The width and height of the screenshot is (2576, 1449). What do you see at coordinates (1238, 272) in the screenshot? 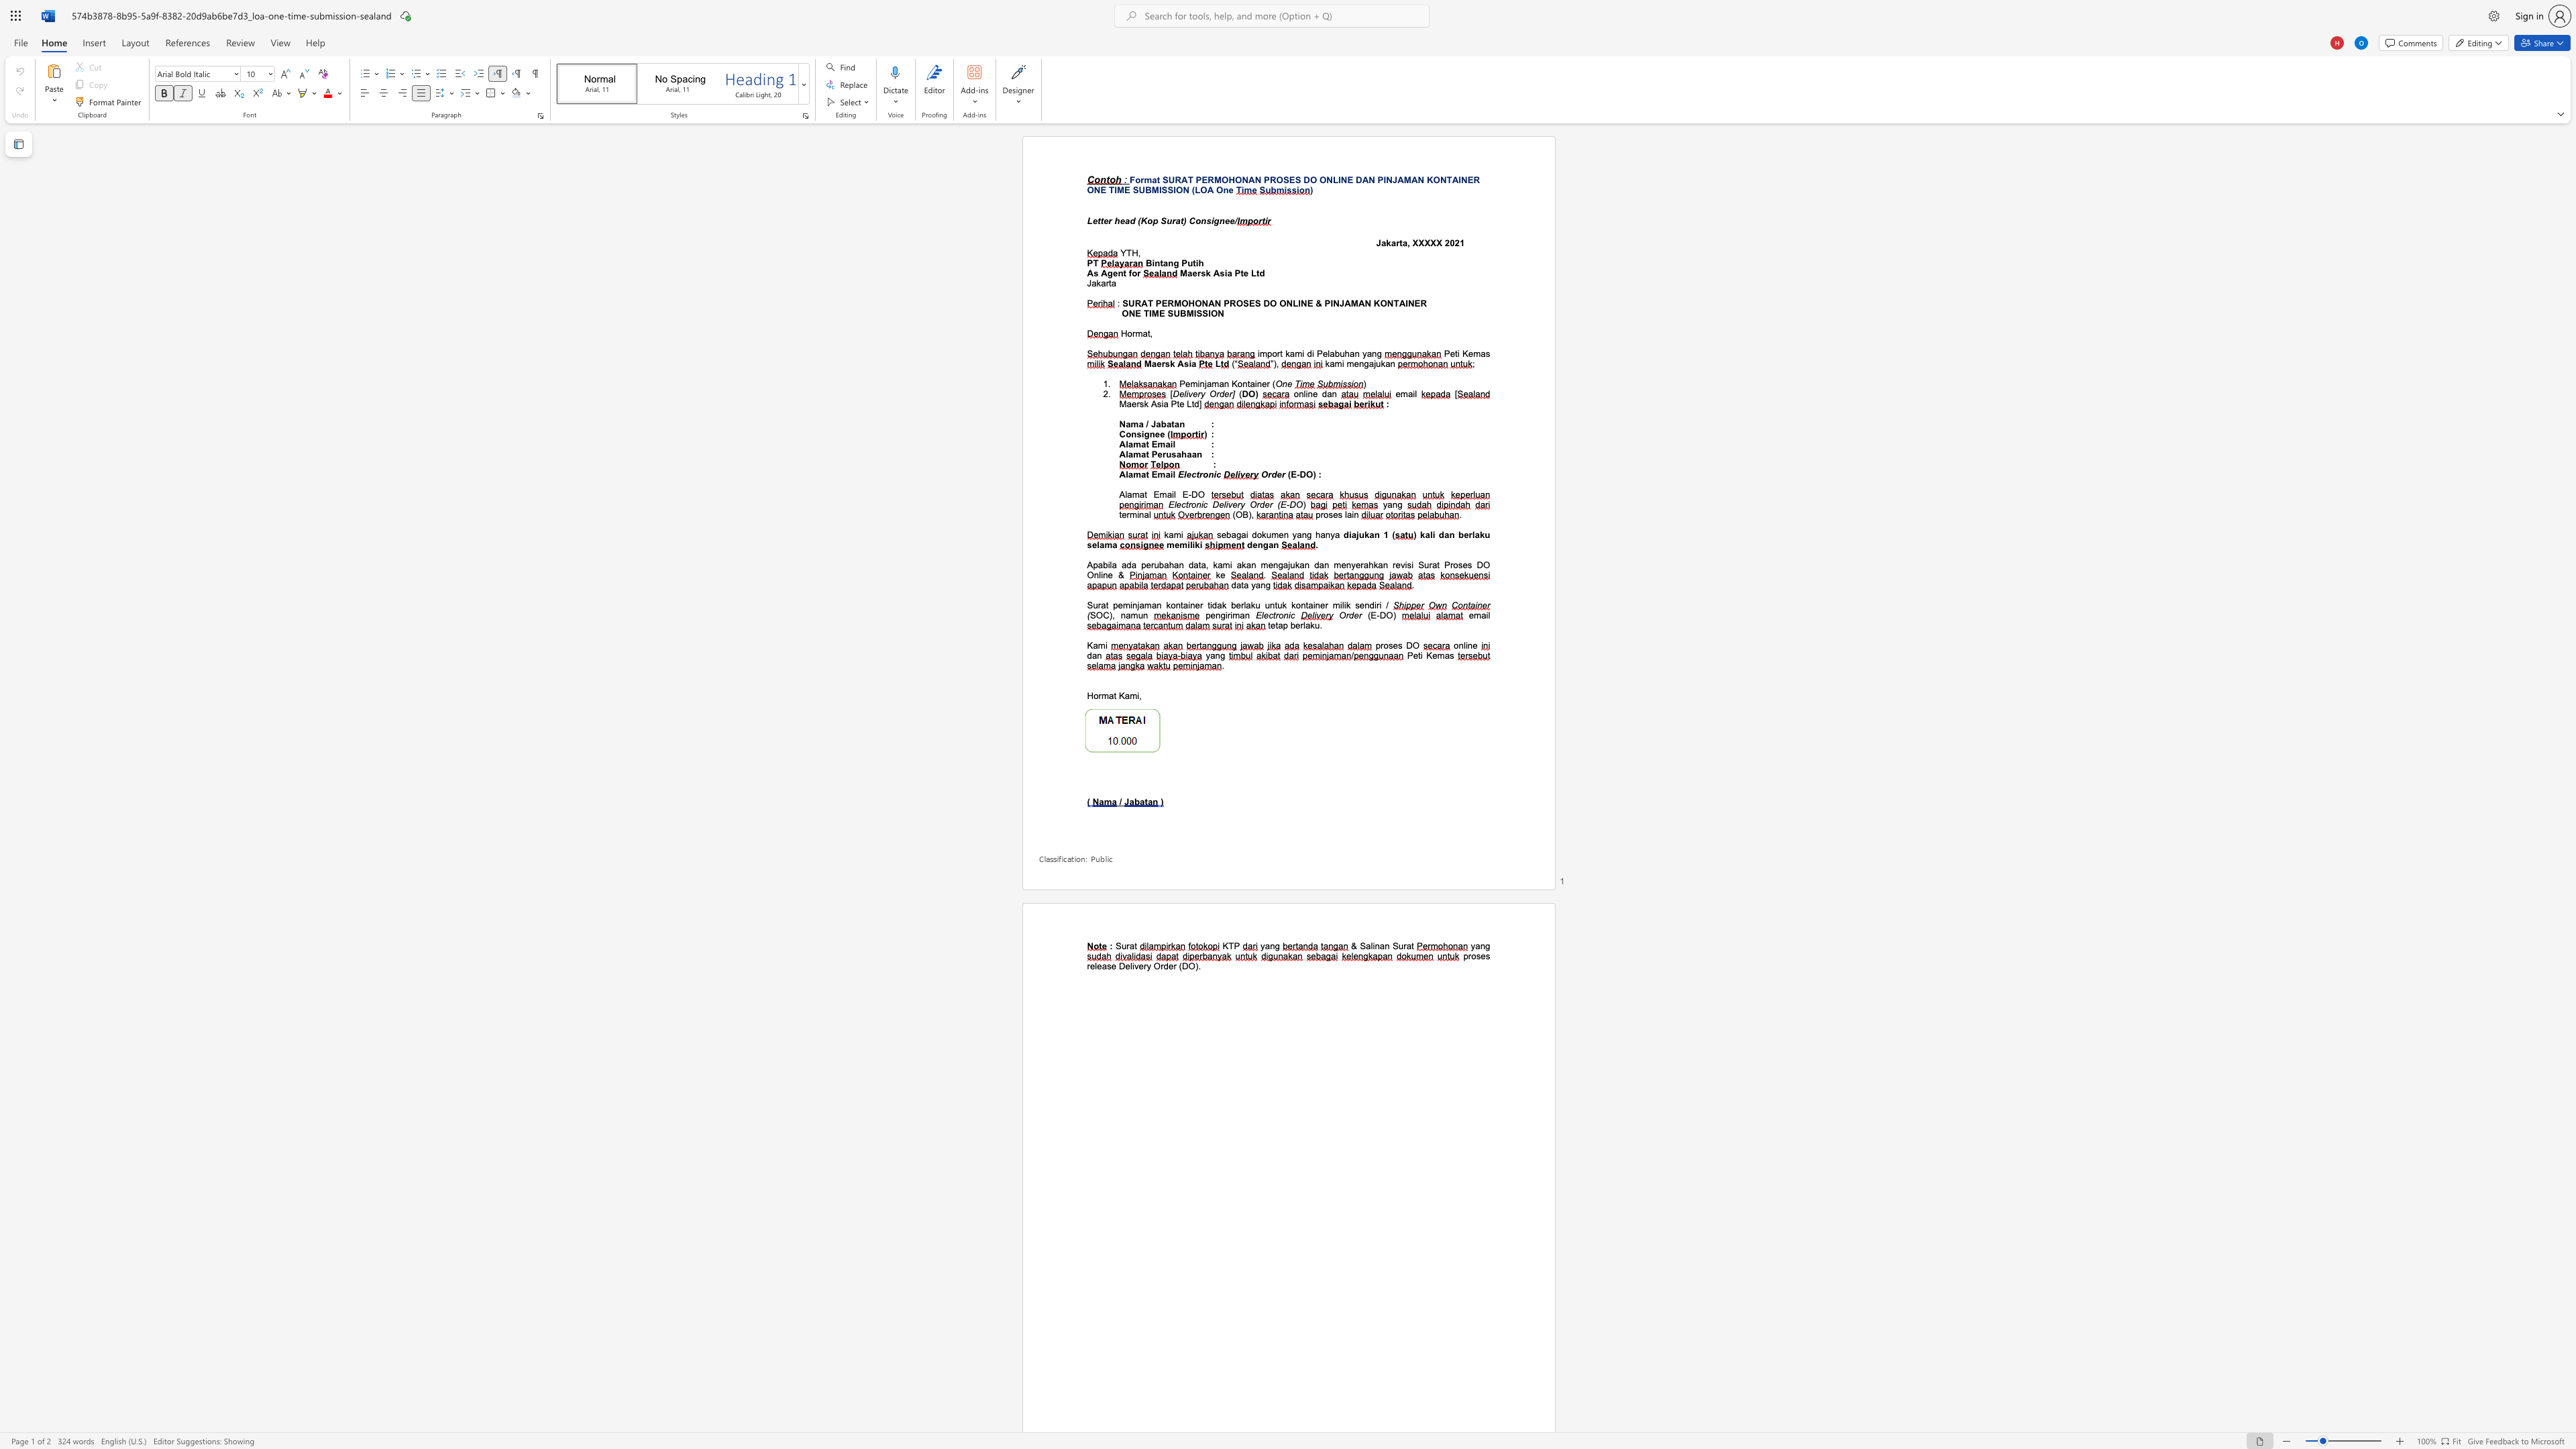
I see `the space between the continuous character "P" and "t" in the text` at bounding box center [1238, 272].